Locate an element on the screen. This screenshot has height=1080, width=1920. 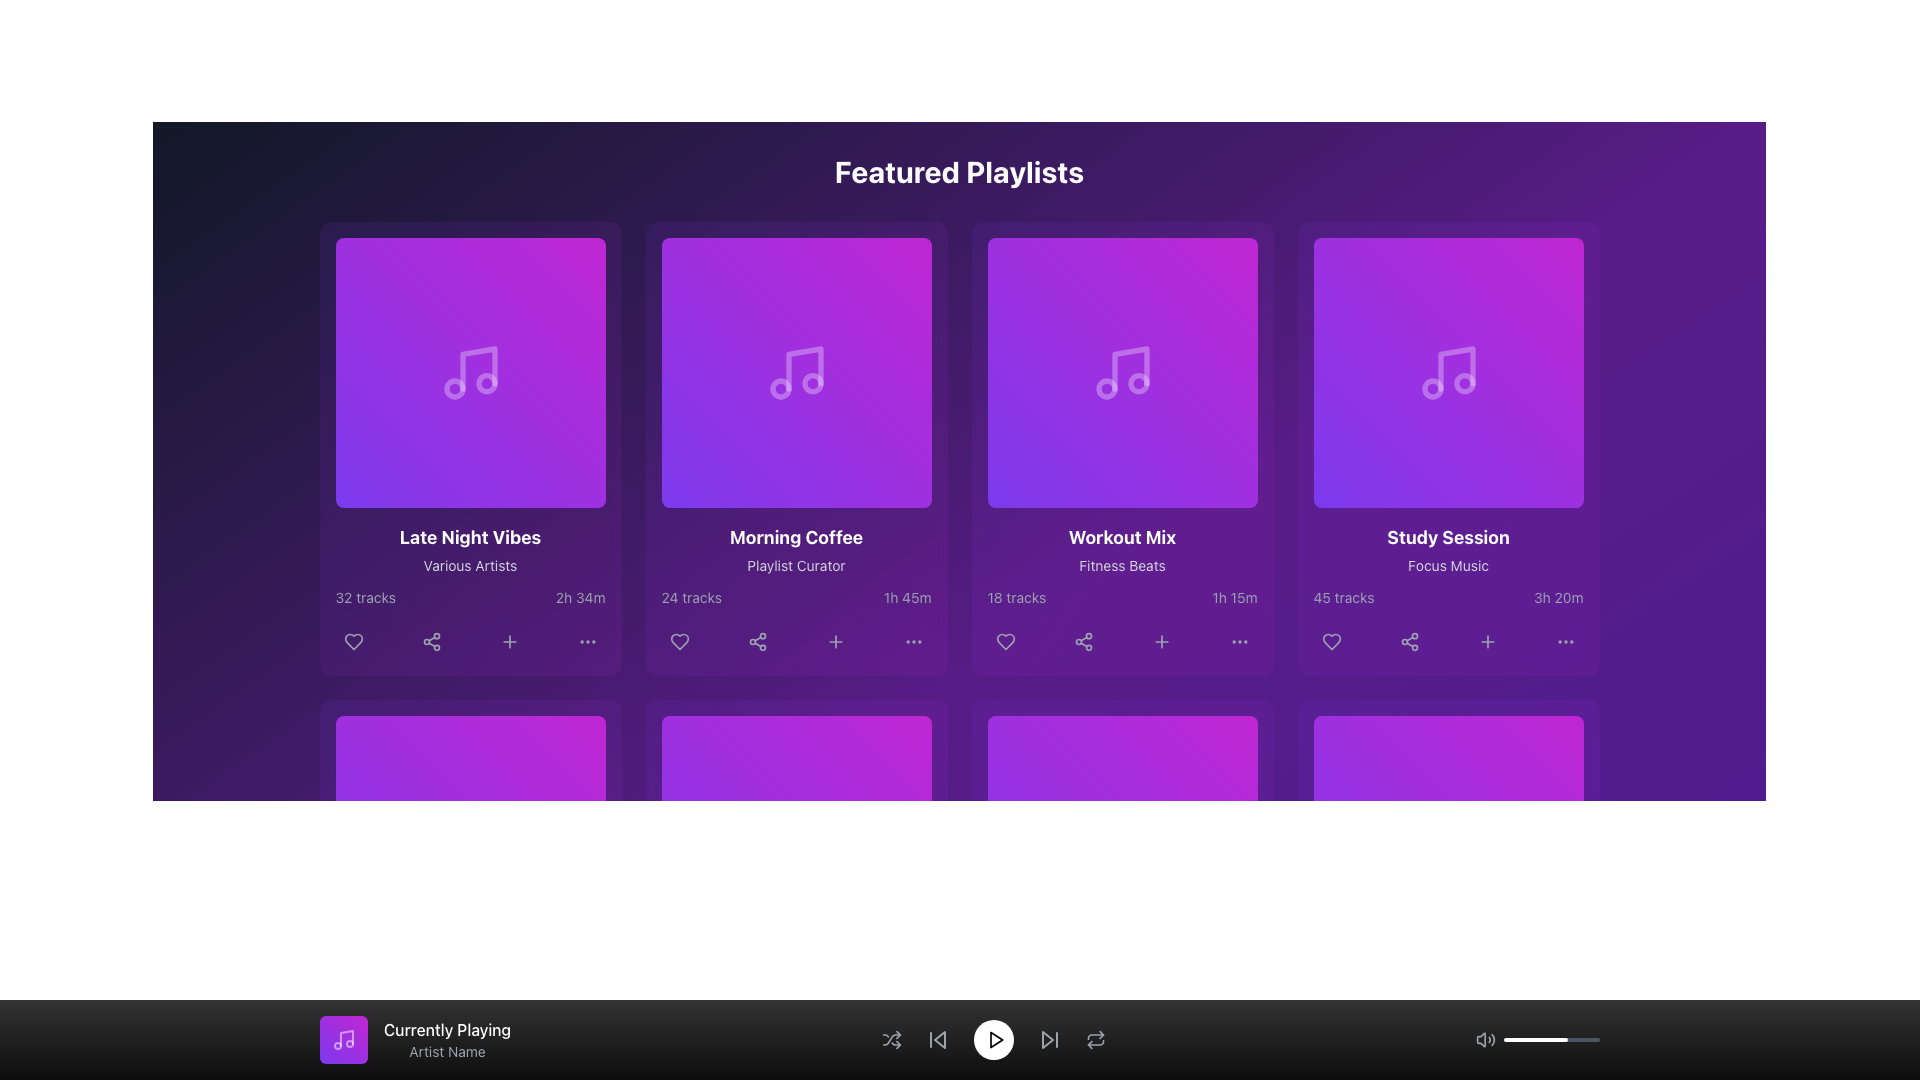
the button consisting of three light gray dots on a purple background in the bottom-right corner of the 'Study Session' card to observe the color change effect is located at coordinates (1564, 641).